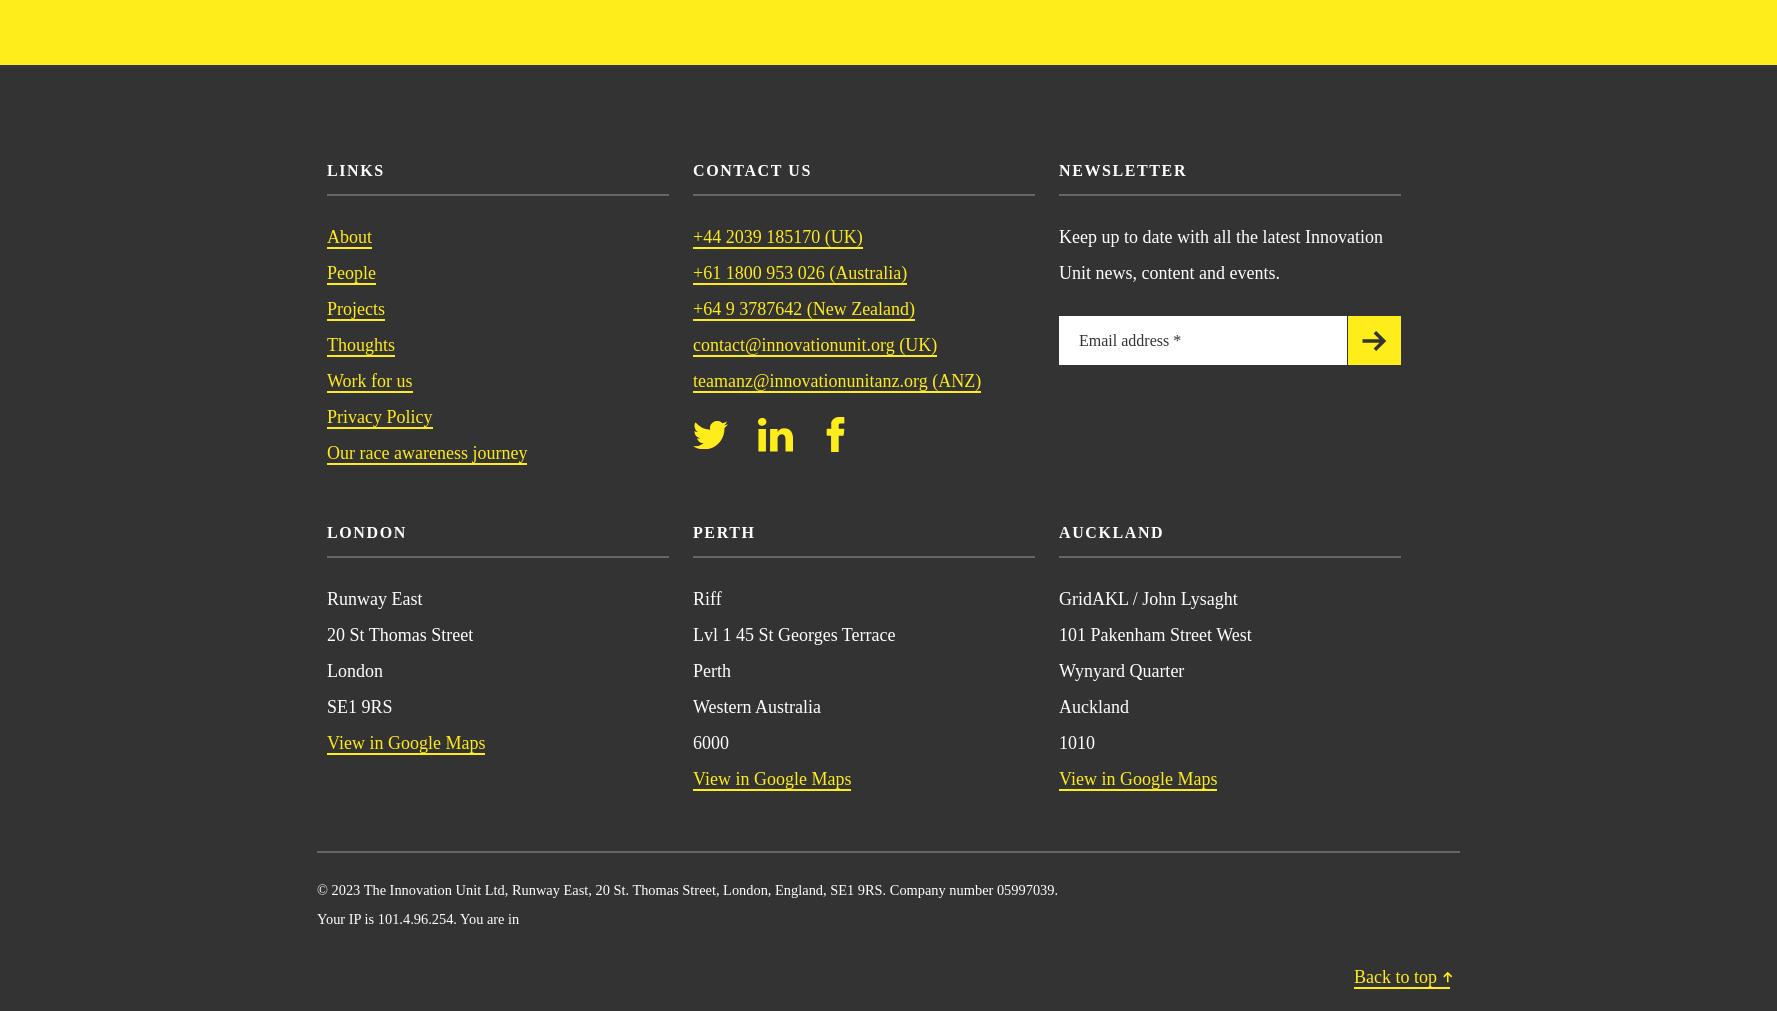 This screenshot has height=1011, width=1777. I want to click on 'Keep up to date with all the latest Innovation Unit news, content and events.', so click(1220, 253).